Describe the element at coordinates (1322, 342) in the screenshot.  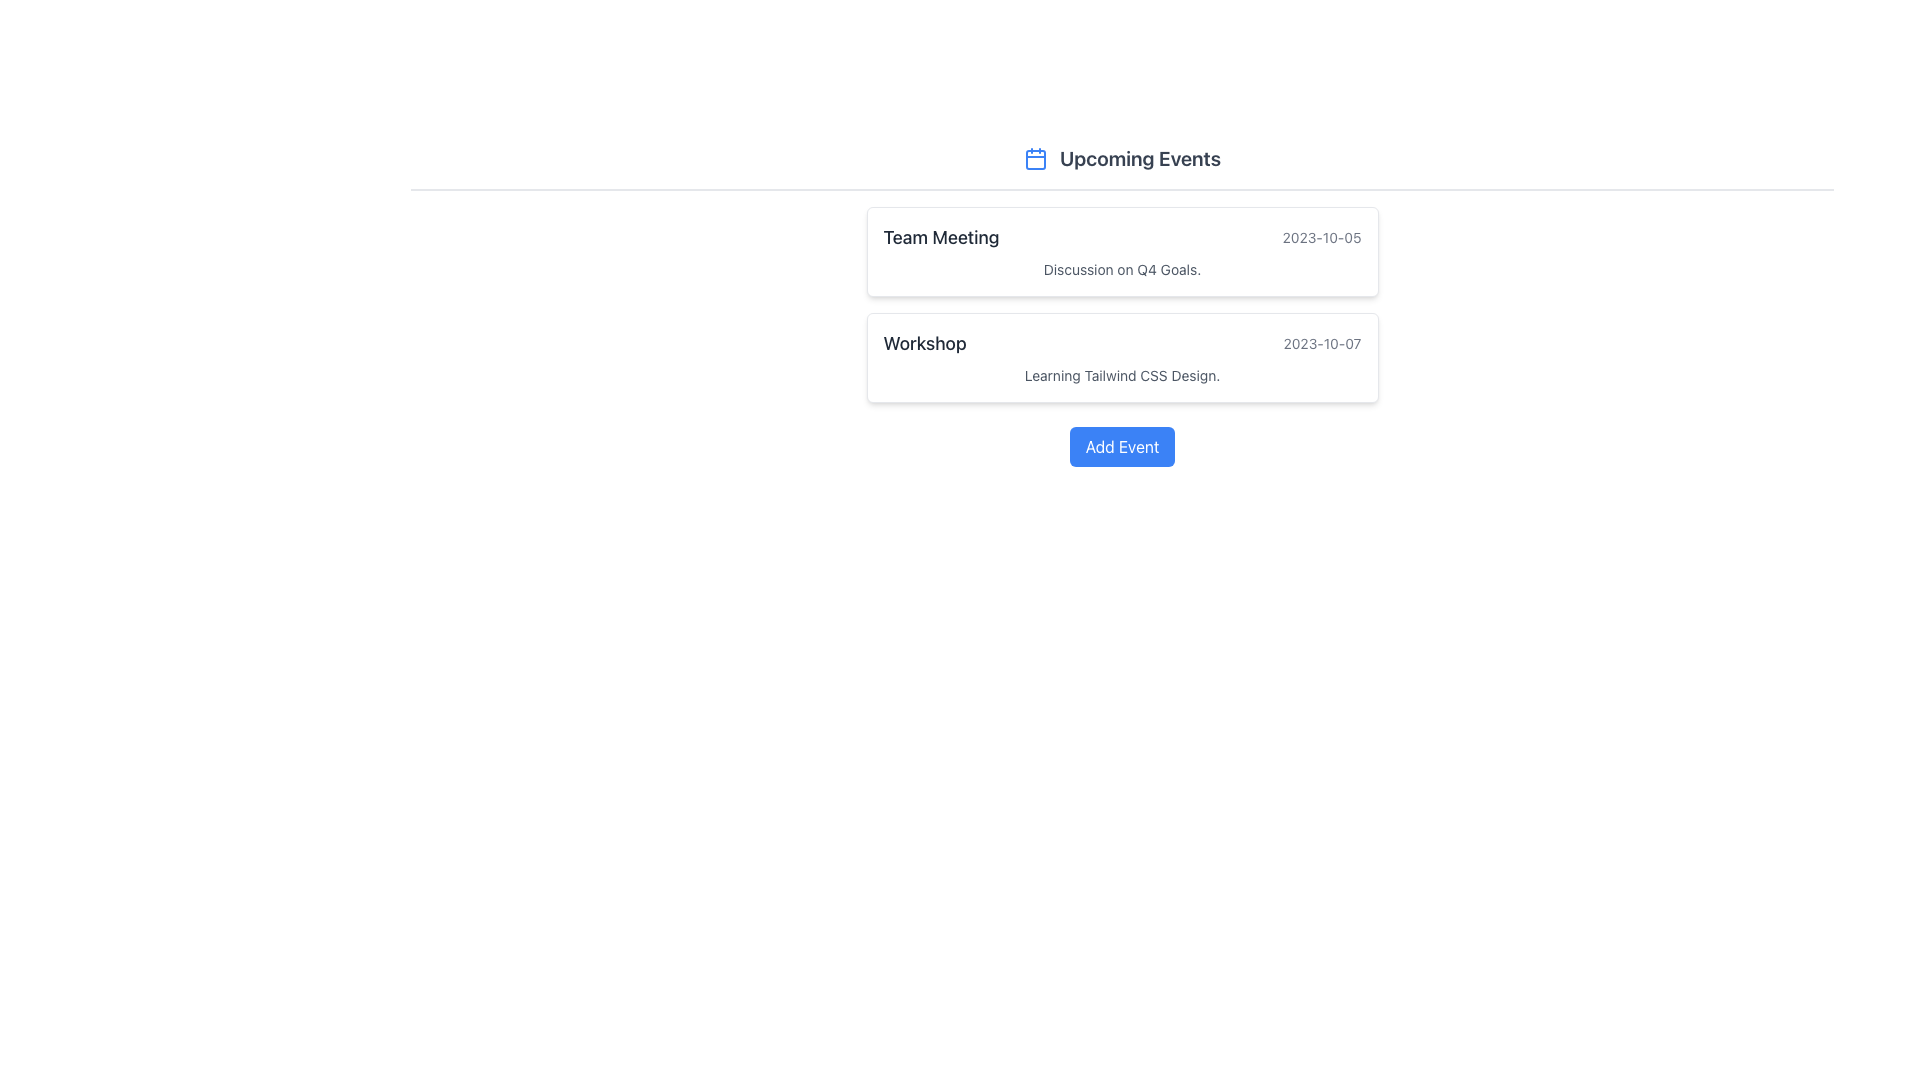
I see `the date text element located at the top-right of the 'Workshop' card, which displays the scheduled date for the event` at that location.